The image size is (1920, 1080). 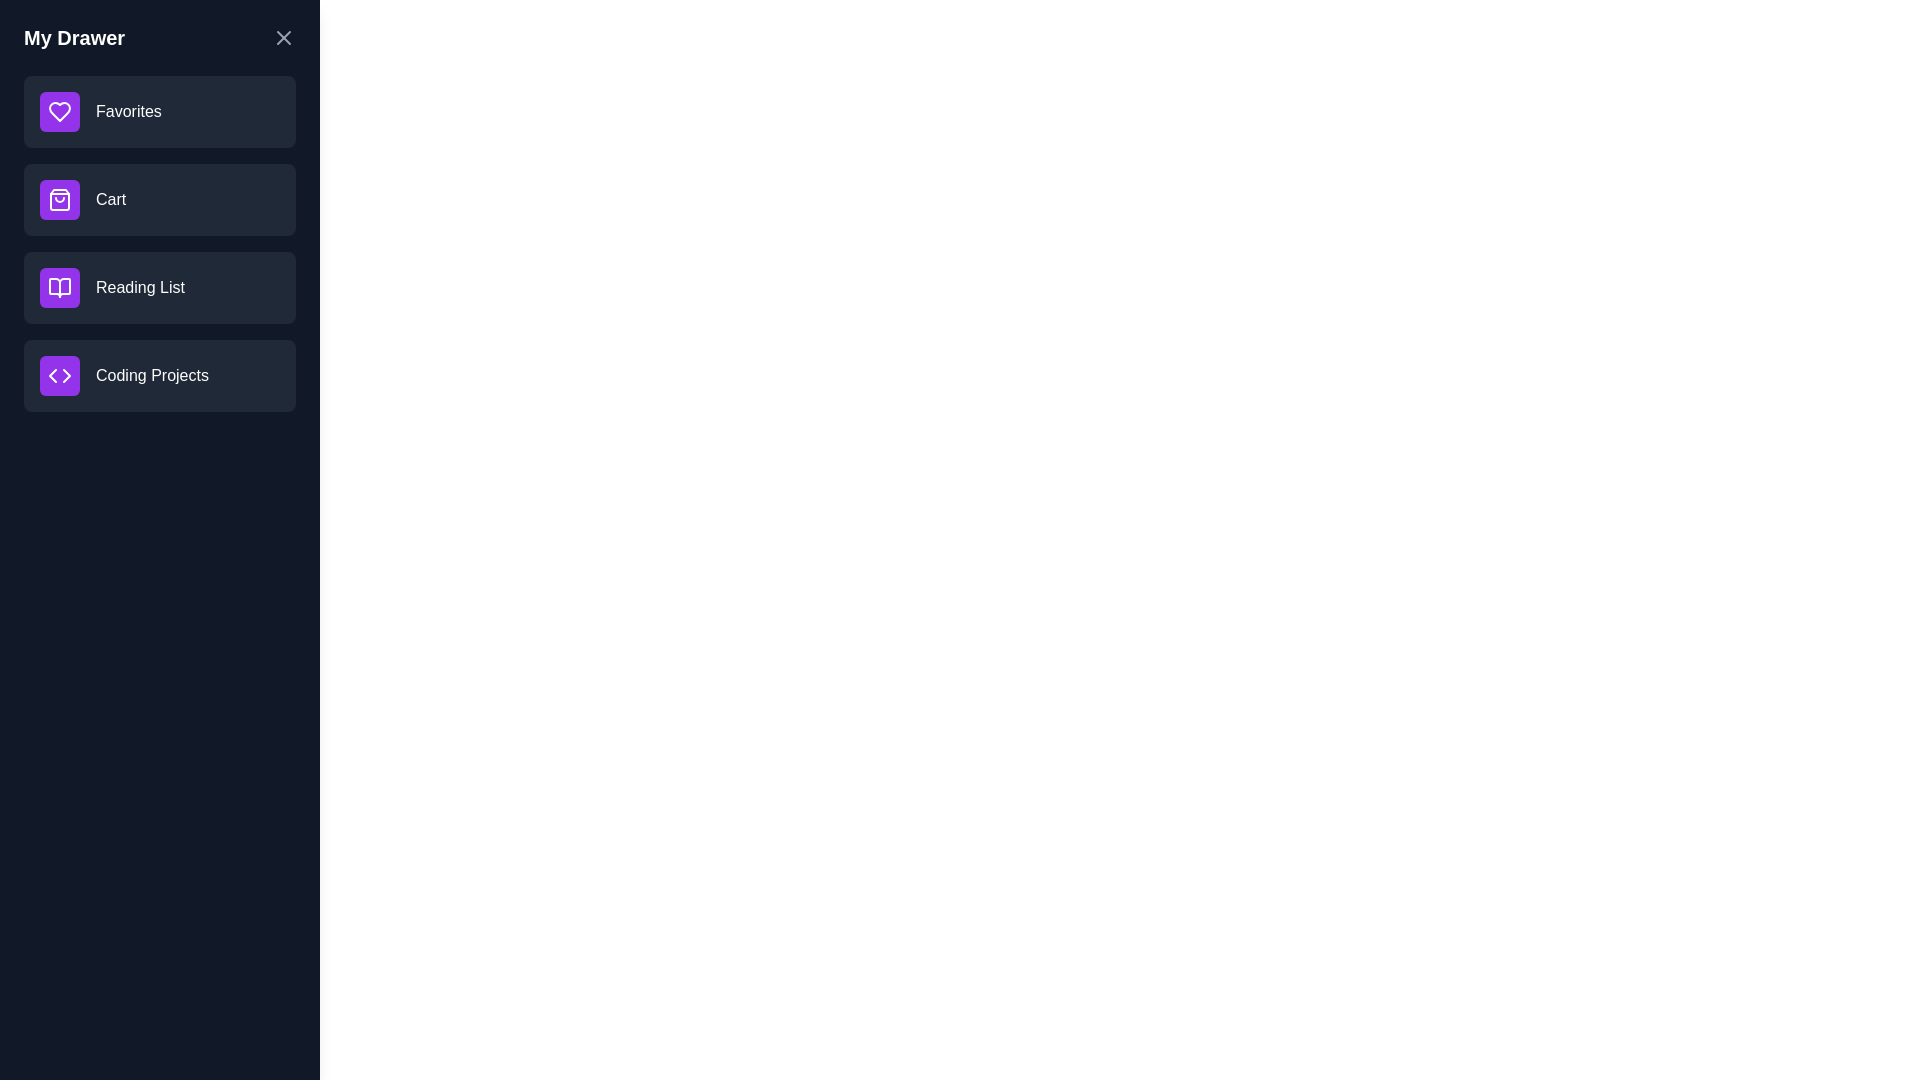 What do you see at coordinates (158, 111) in the screenshot?
I see `the item Favorites to reveal its hover effect` at bounding box center [158, 111].